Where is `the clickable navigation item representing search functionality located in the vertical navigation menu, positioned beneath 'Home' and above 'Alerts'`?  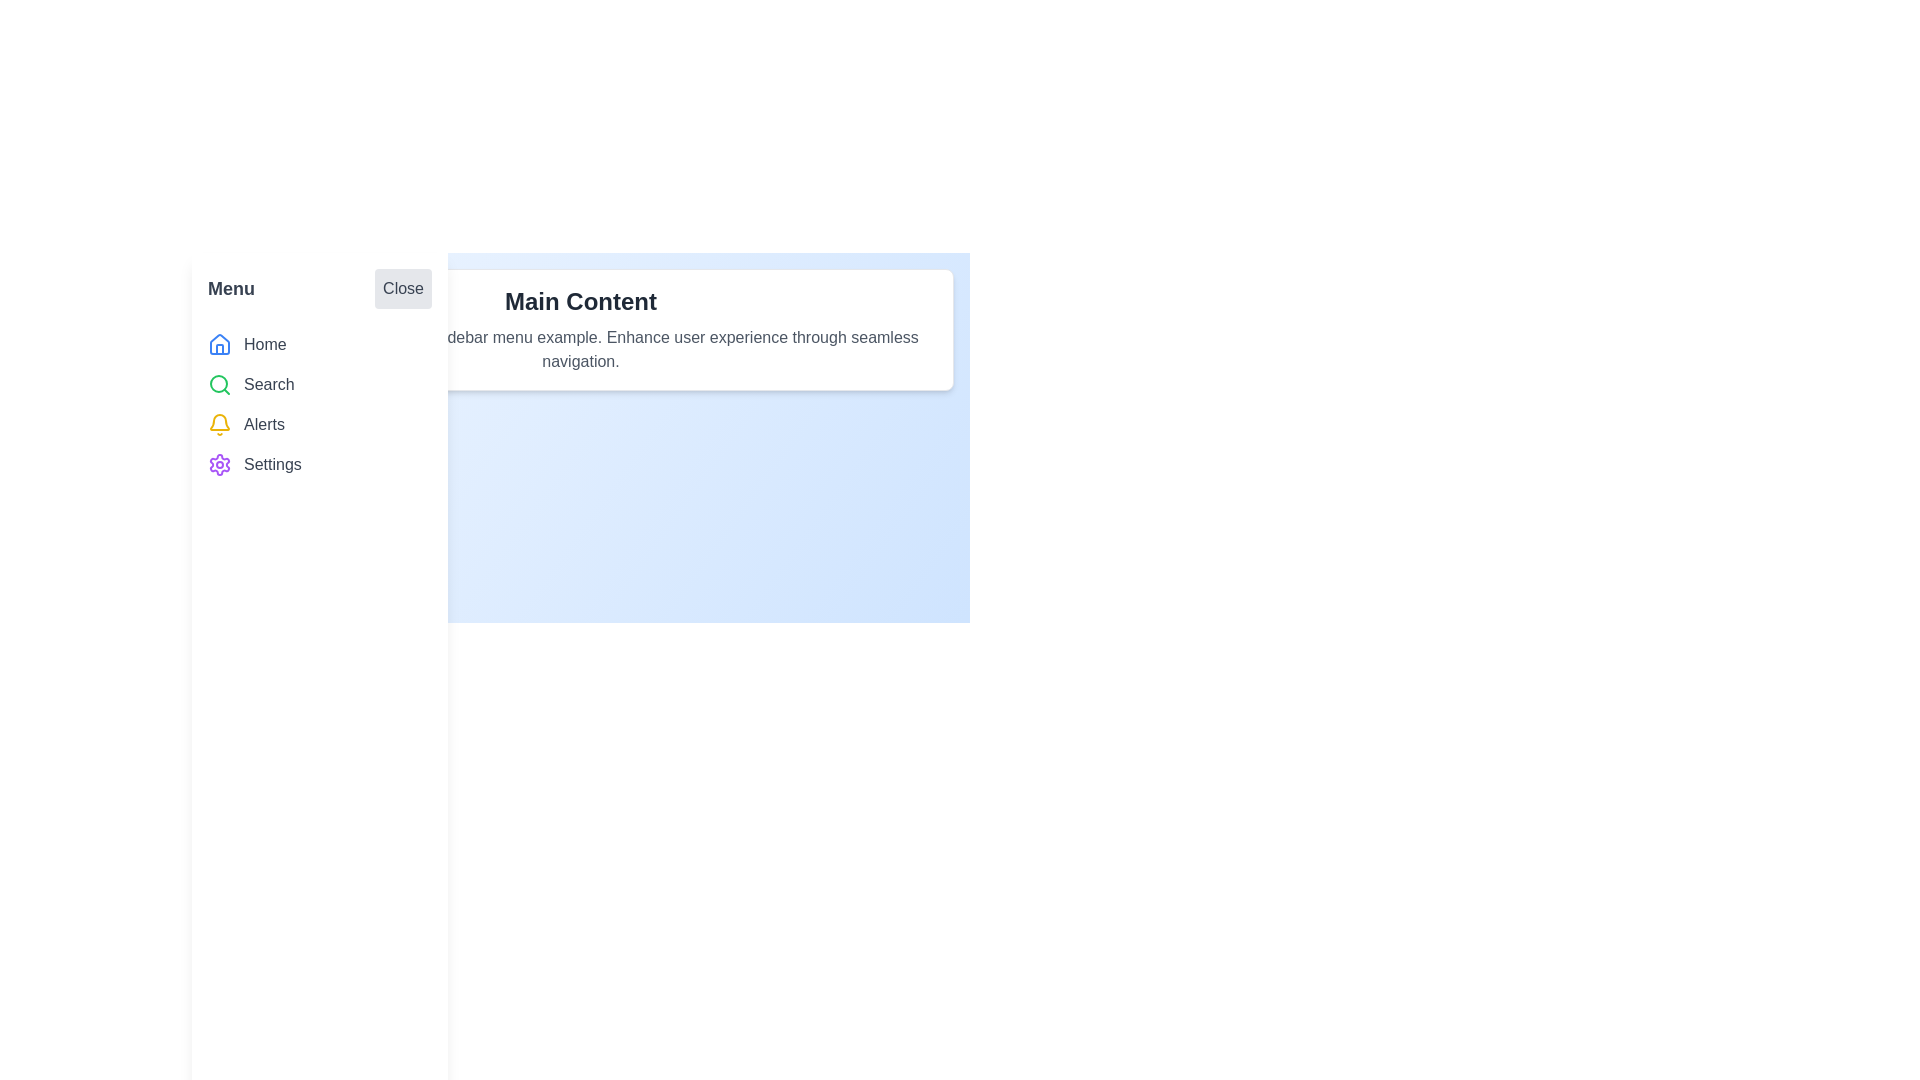 the clickable navigation item representing search functionality located in the vertical navigation menu, positioned beneath 'Home' and above 'Alerts' is located at coordinates (320, 385).